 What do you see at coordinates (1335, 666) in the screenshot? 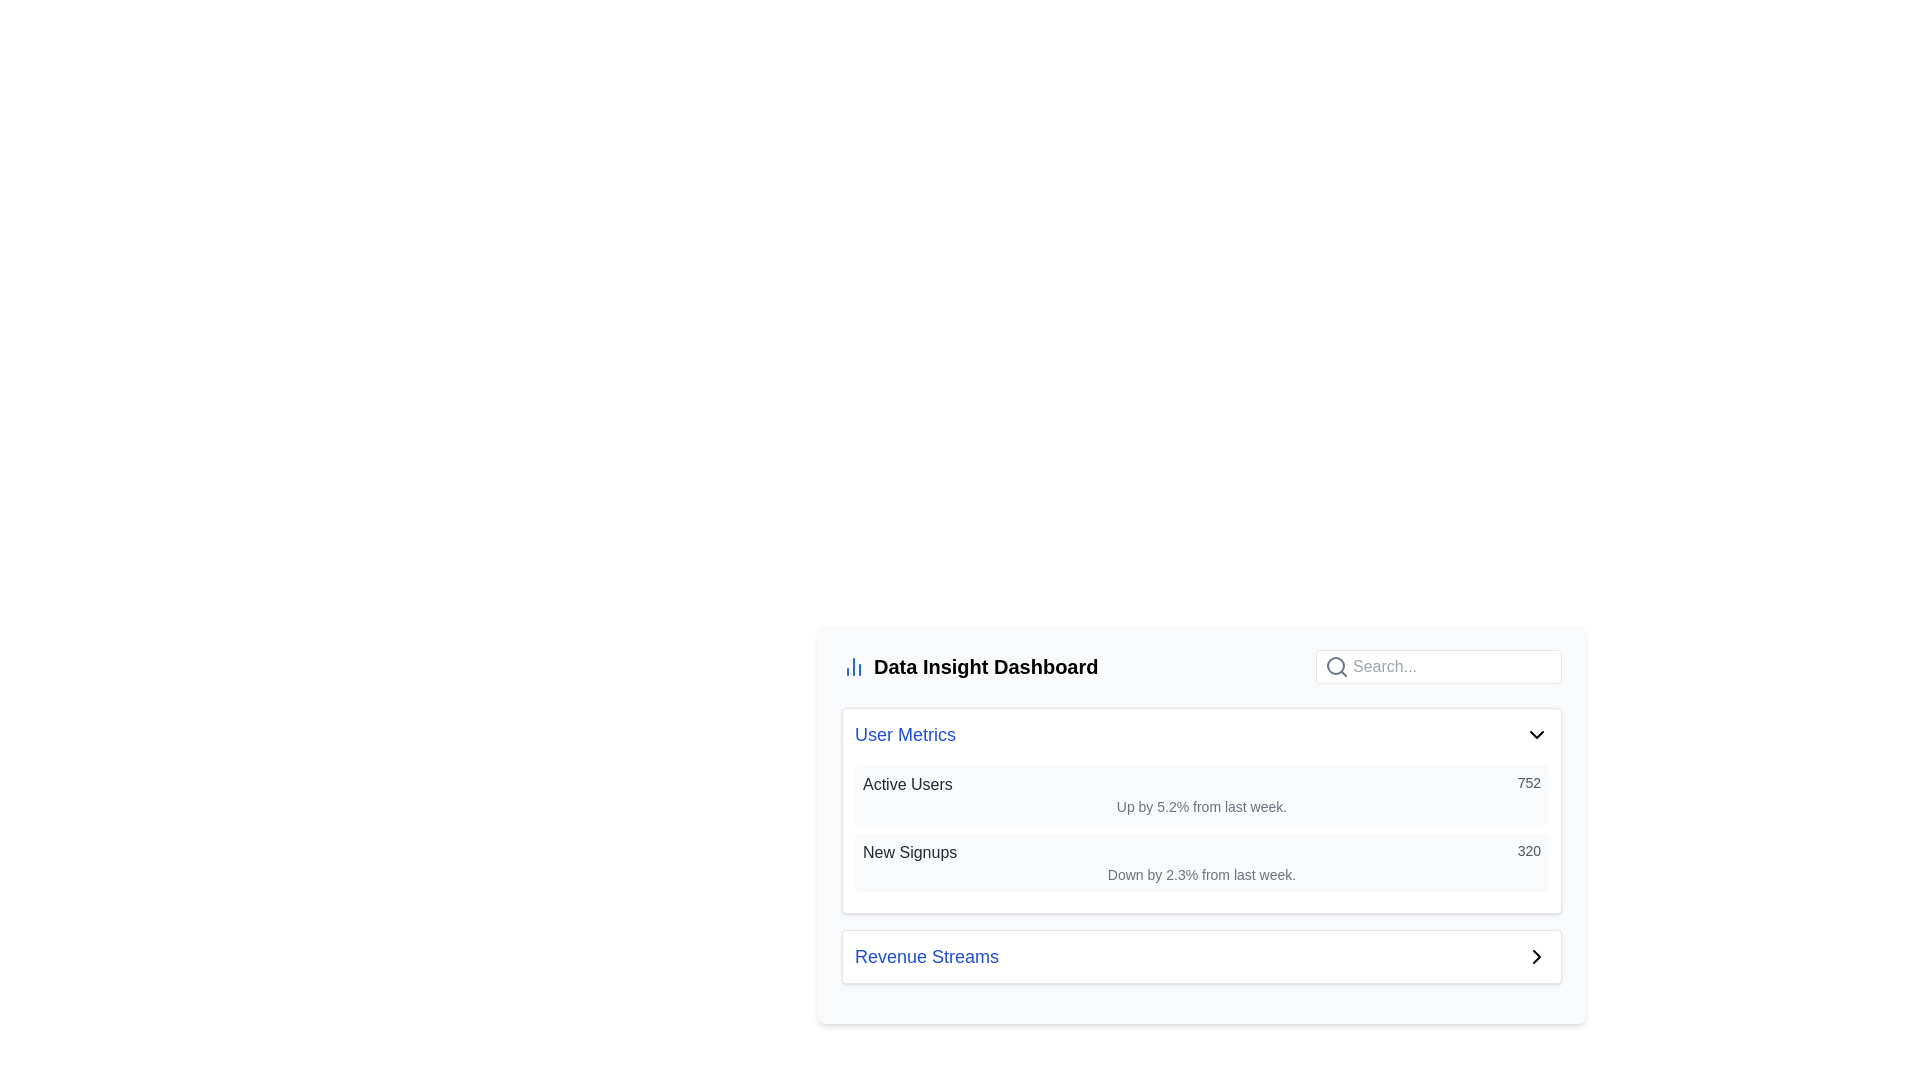
I see `the SVG Circle that is part of the search icon located in the top-right corner of the dashboard interface` at bounding box center [1335, 666].